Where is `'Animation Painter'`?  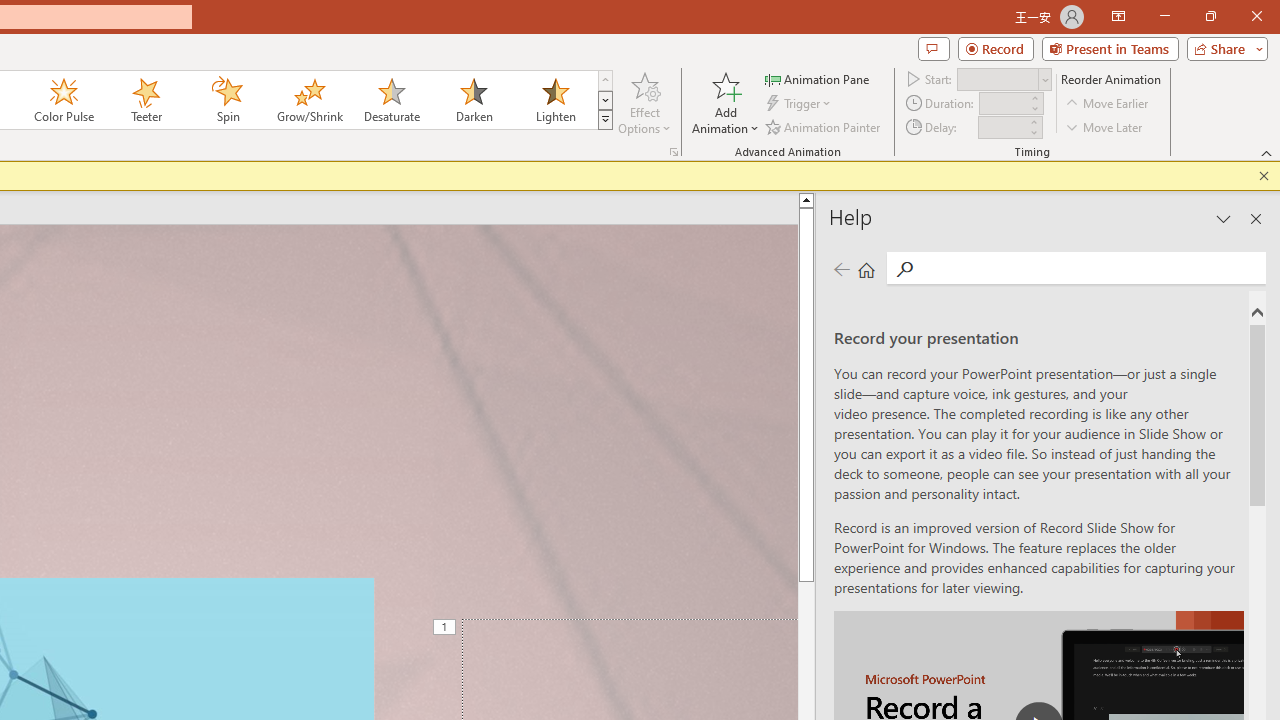
'Animation Painter' is located at coordinates (824, 127).